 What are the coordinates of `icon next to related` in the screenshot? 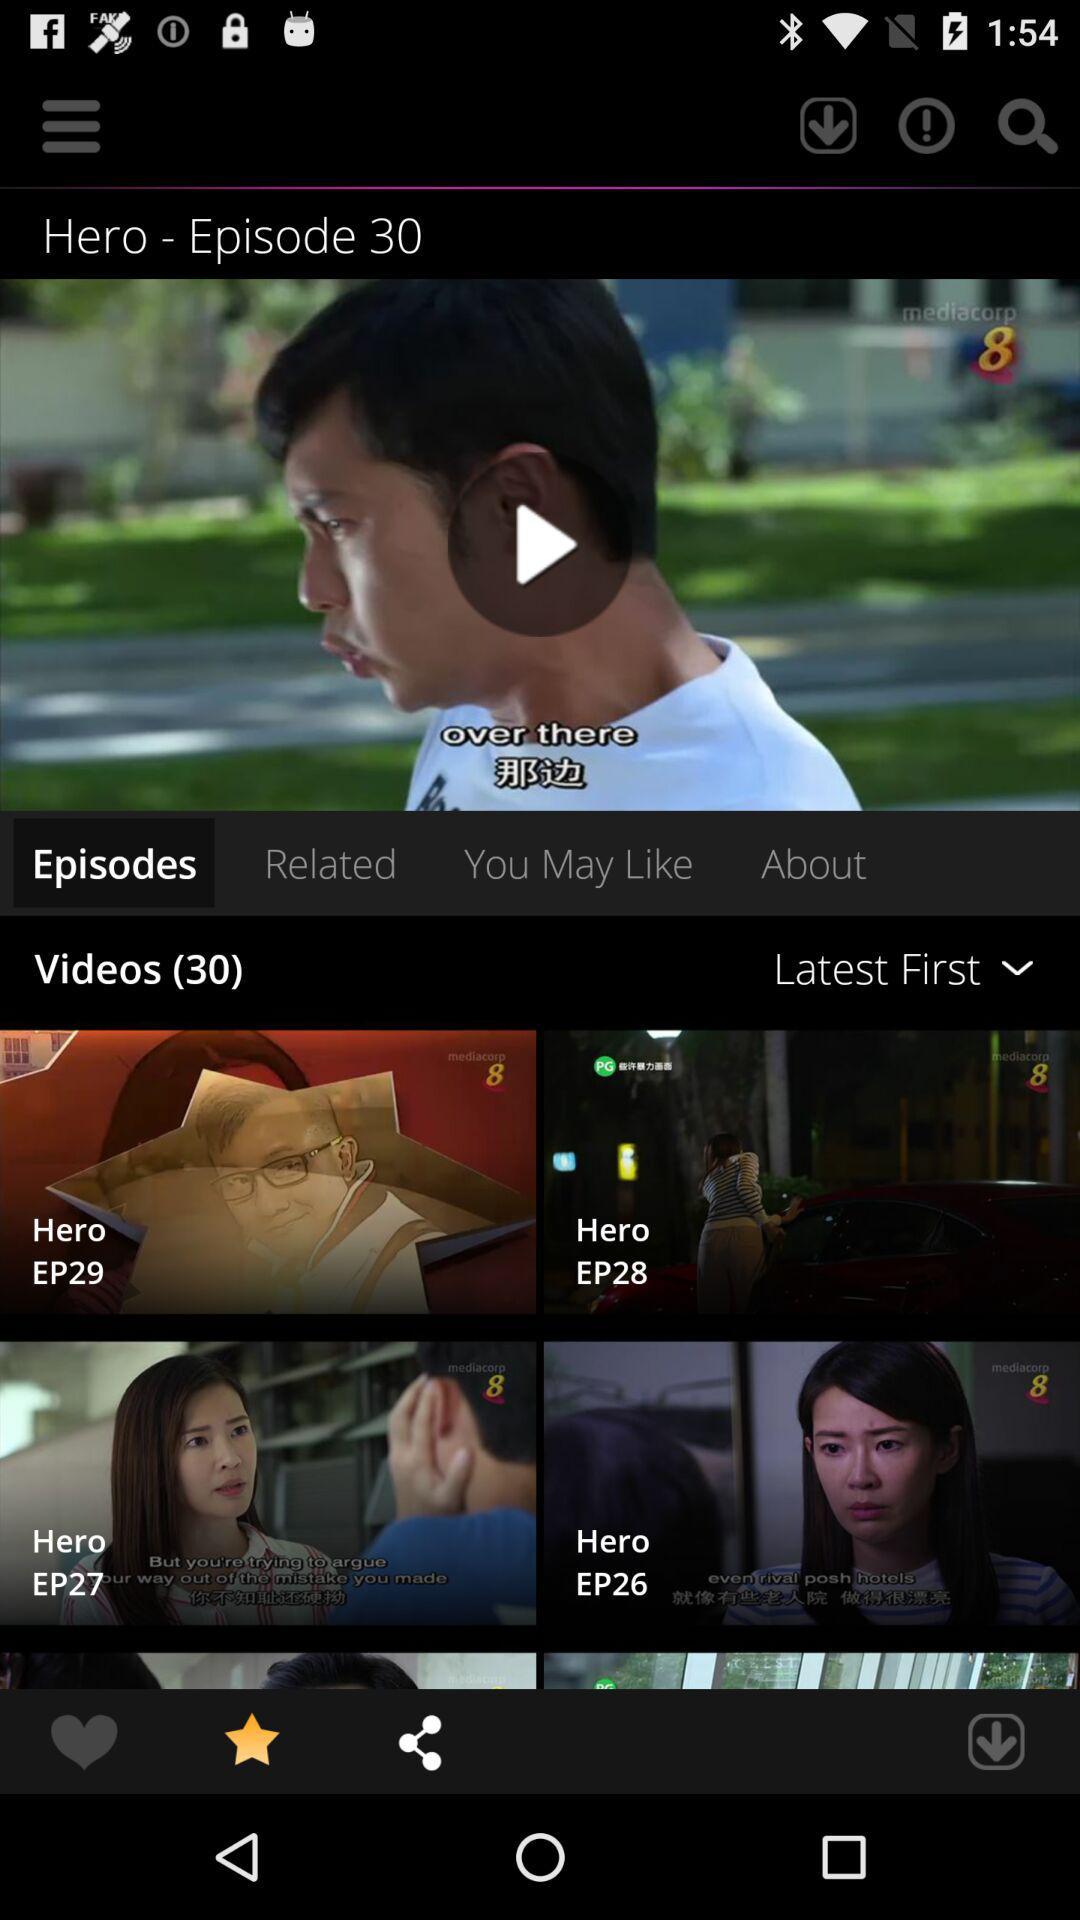 It's located at (114, 862).